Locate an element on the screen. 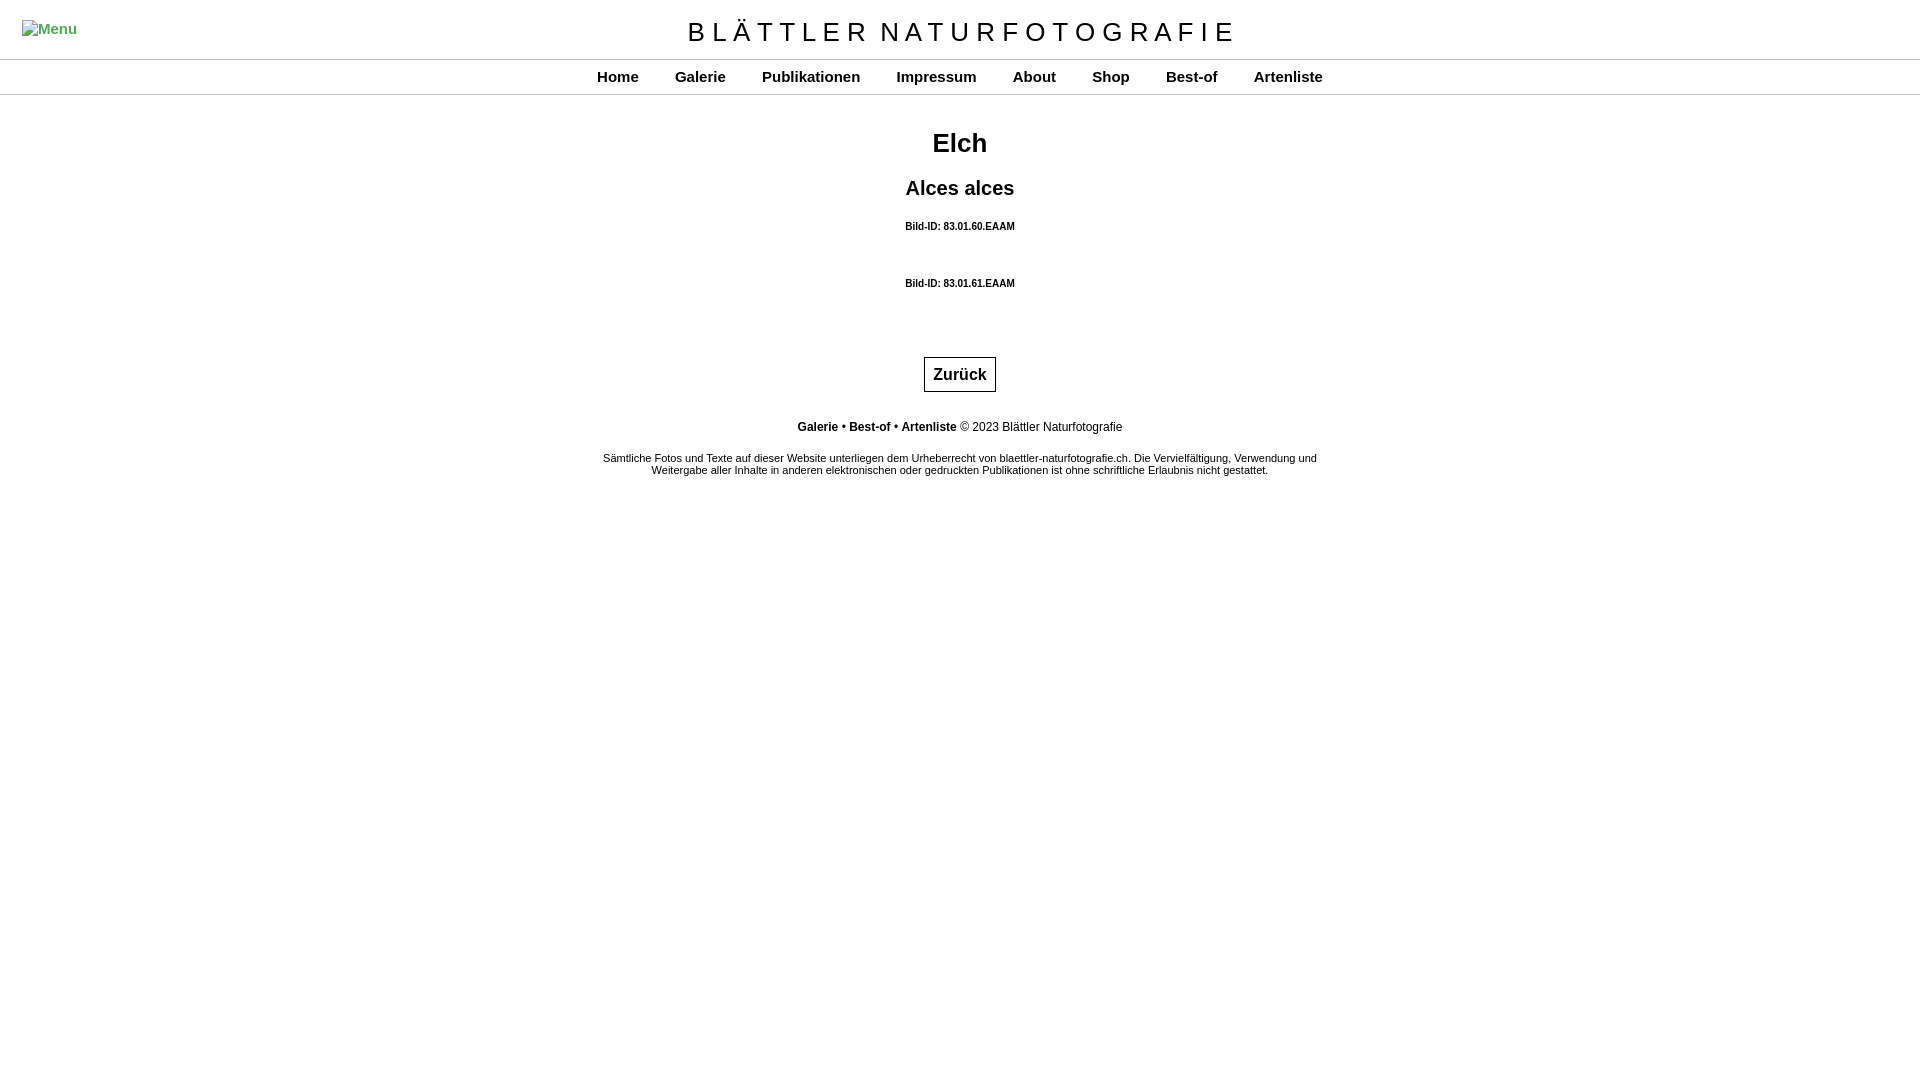  'Shop' is located at coordinates (1109, 75).